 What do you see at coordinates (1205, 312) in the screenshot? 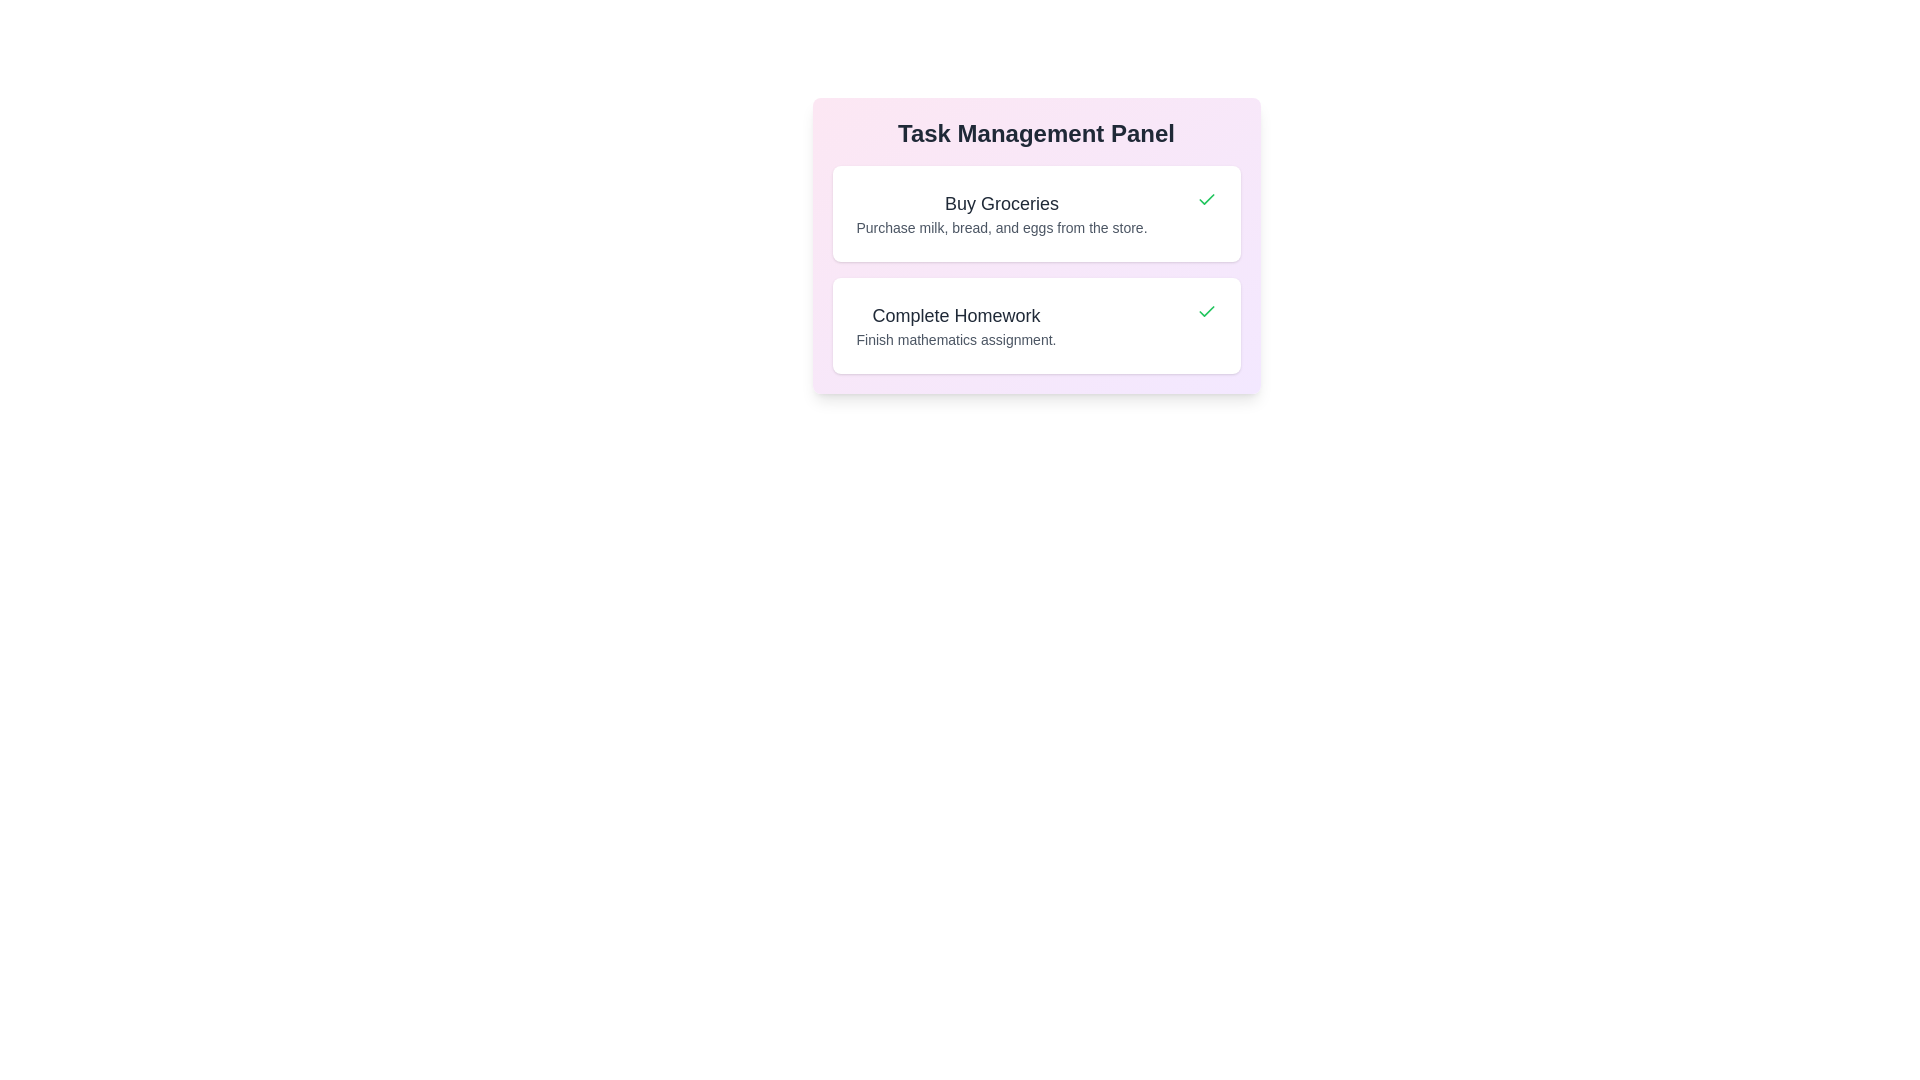
I see `'Complete Task' button for the task 'Complete Homework'` at bounding box center [1205, 312].